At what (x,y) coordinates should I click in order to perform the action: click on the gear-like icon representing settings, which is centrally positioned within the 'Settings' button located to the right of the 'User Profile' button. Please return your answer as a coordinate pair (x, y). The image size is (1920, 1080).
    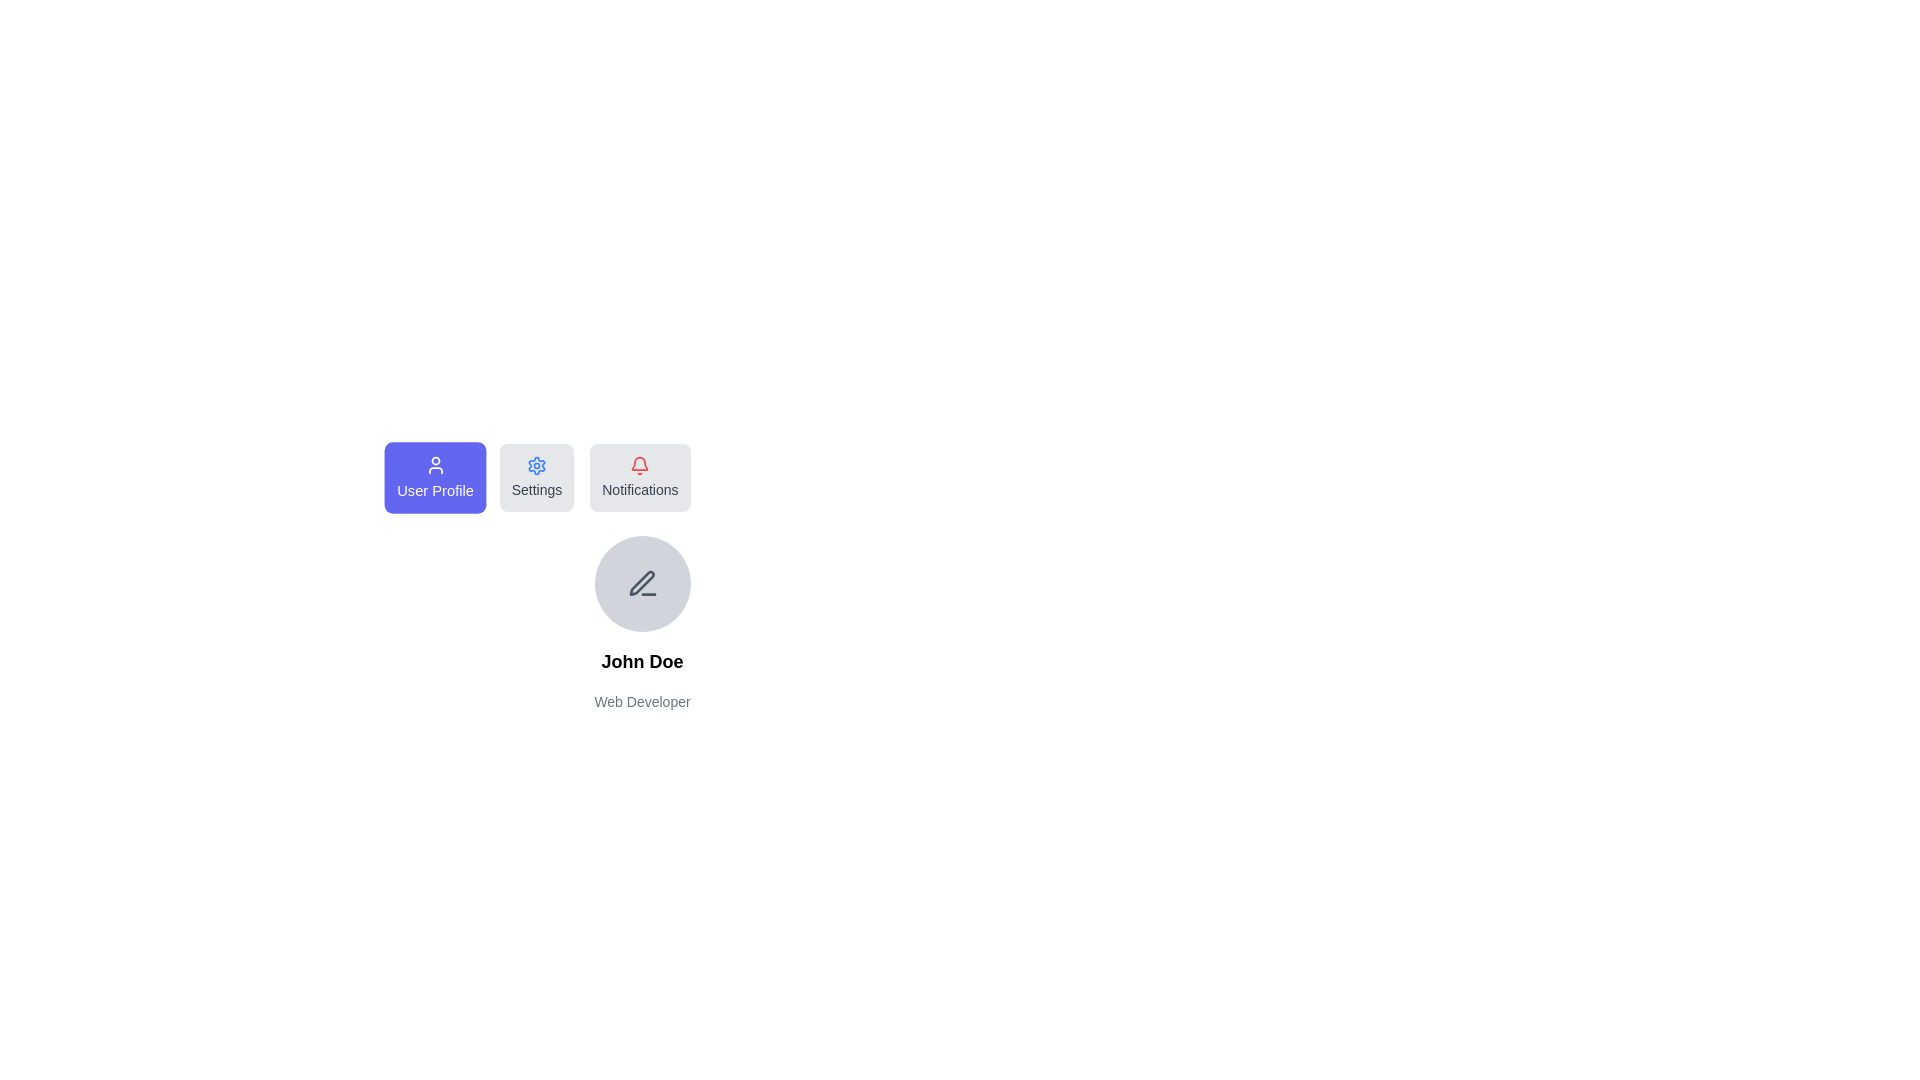
    Looking at the image, I should click on (537, 466).